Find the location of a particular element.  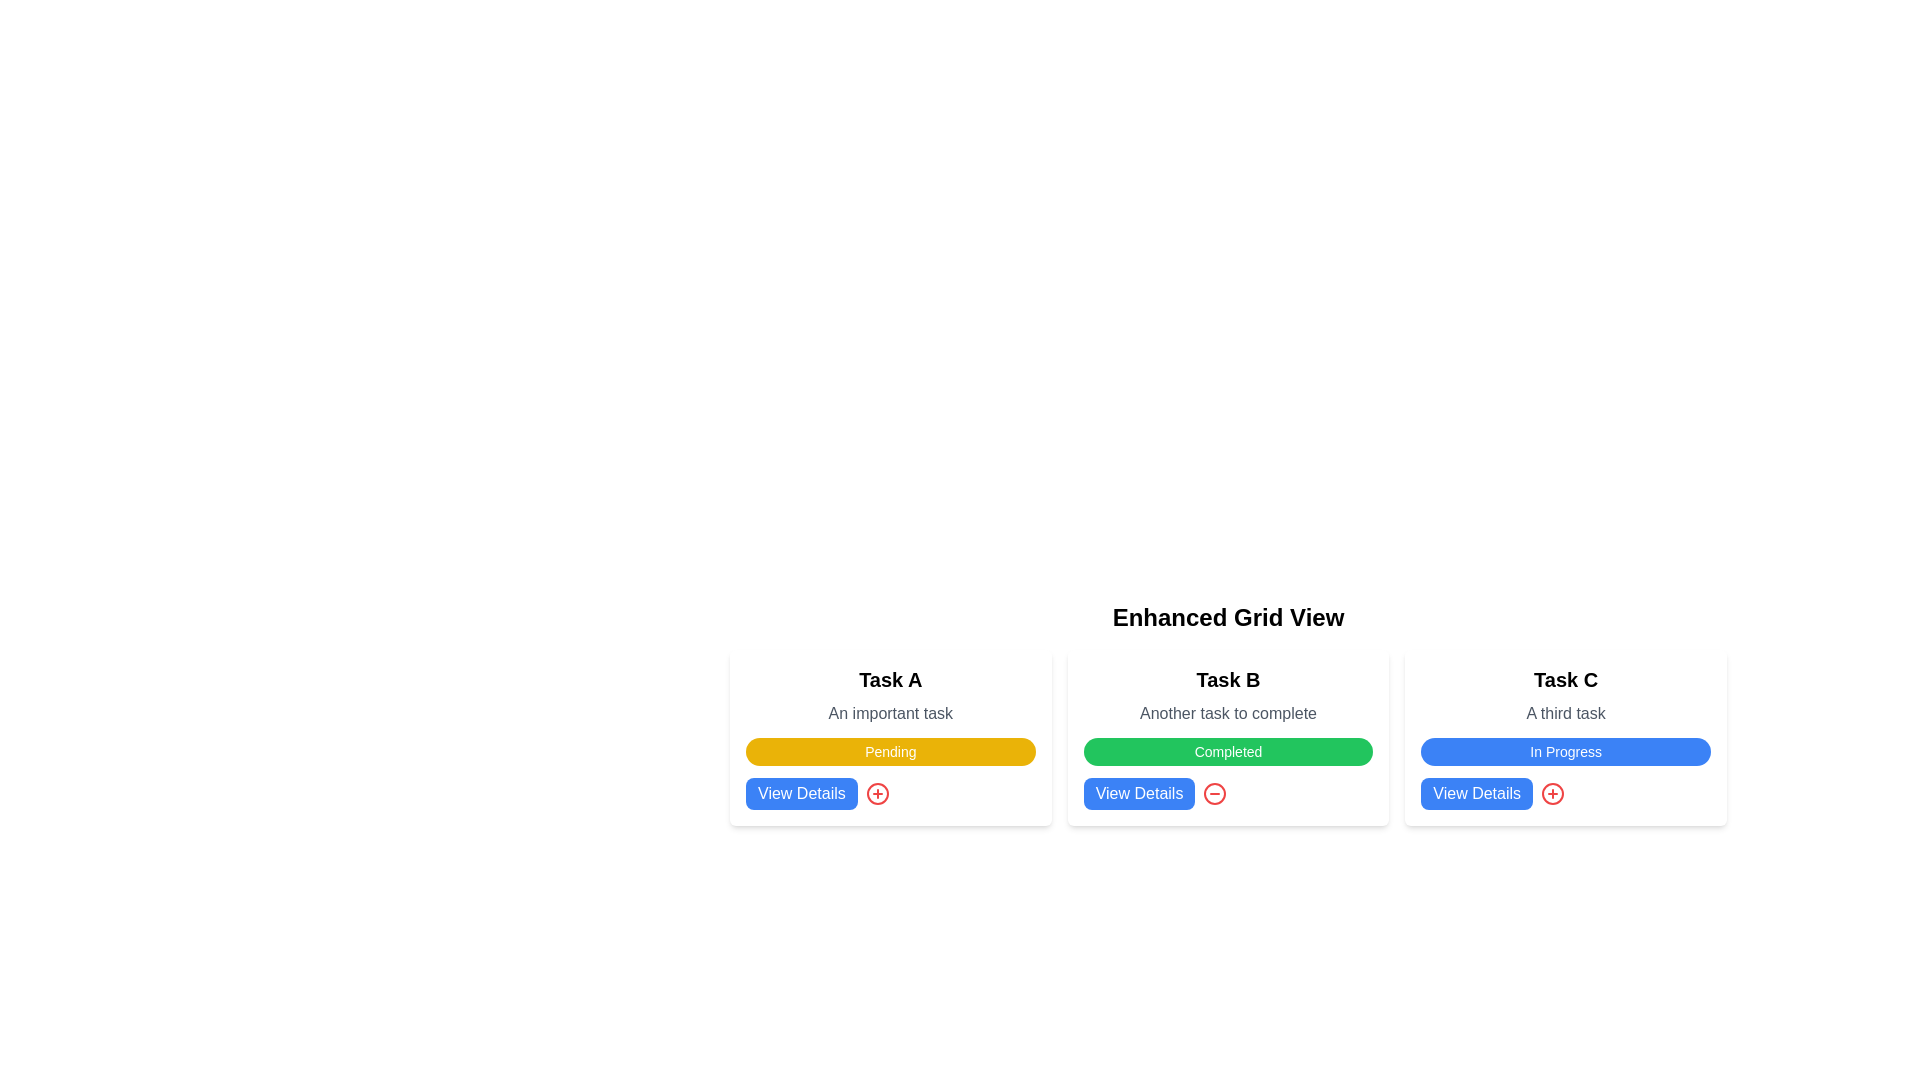

the first 'View Details' button corresponding to 'Task A' is located at coordinates (801, 793).